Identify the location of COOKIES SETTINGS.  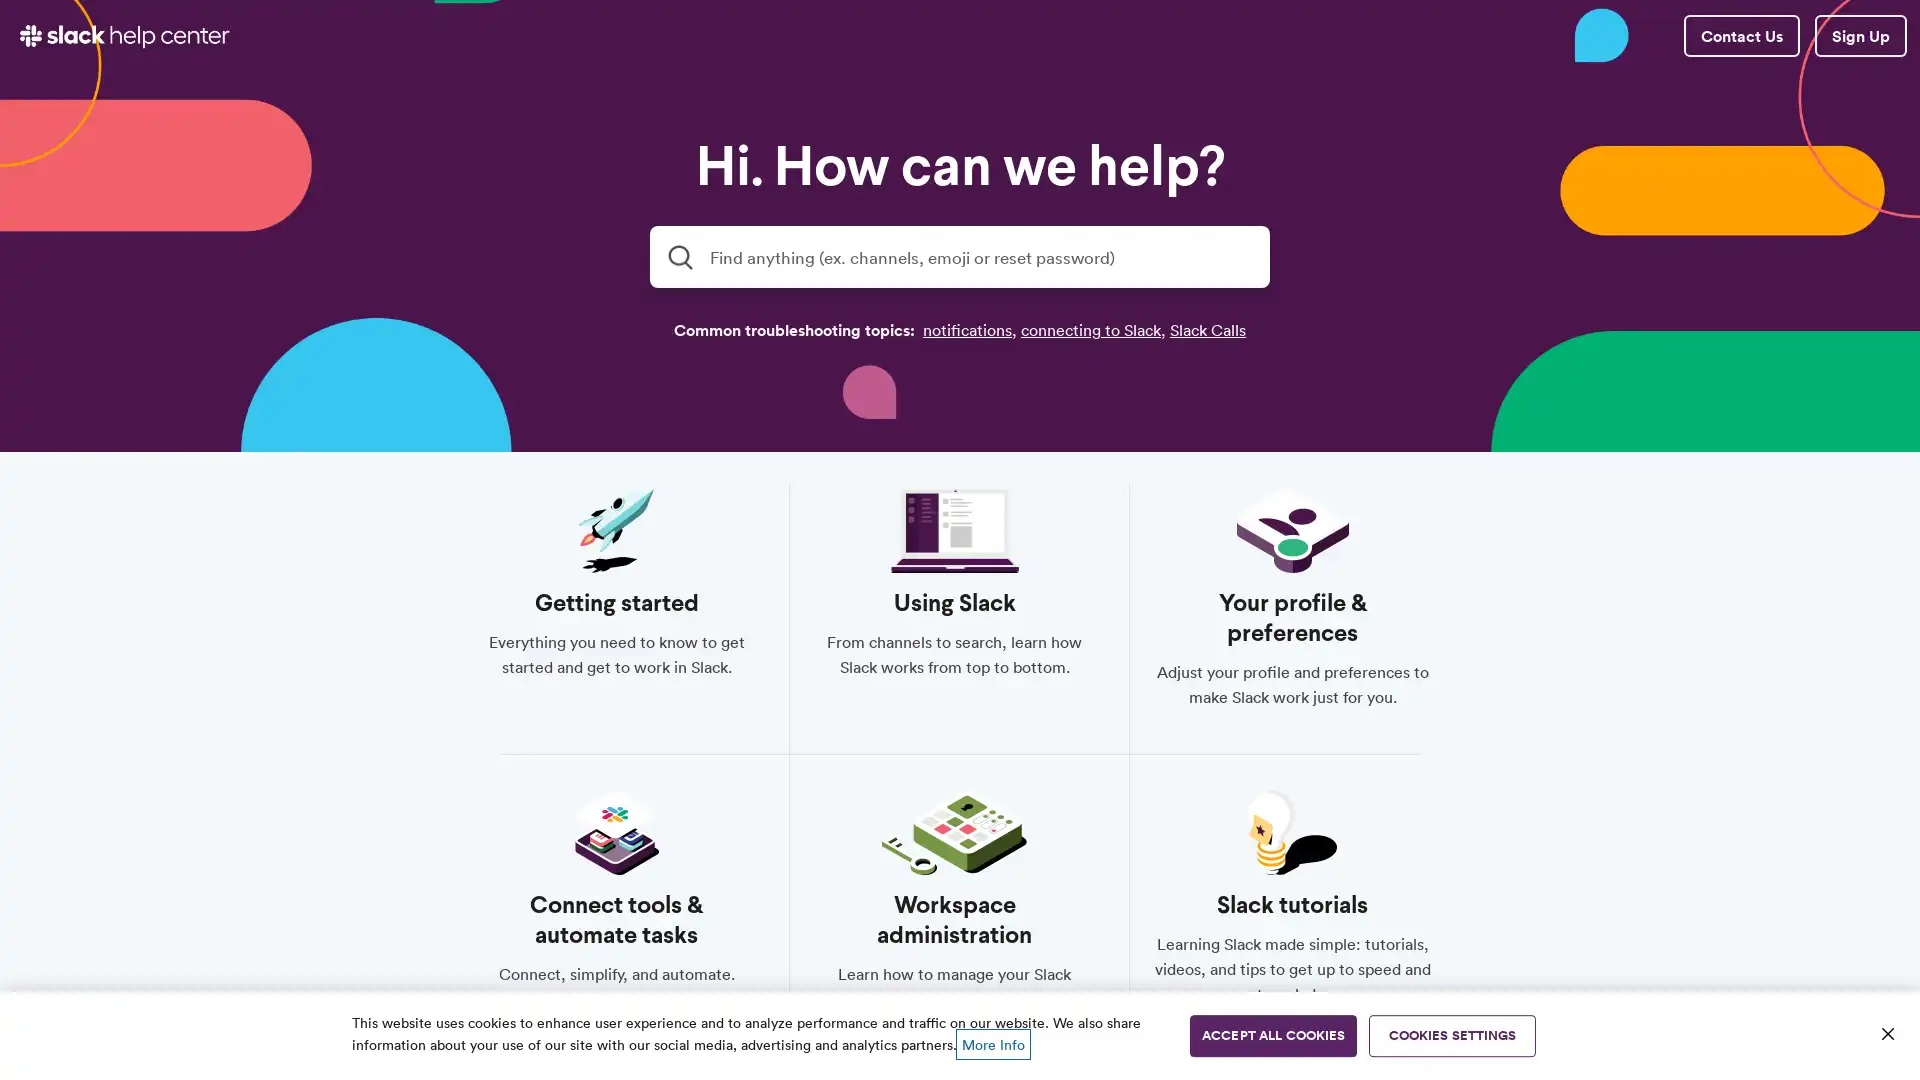
(1452, 1035).